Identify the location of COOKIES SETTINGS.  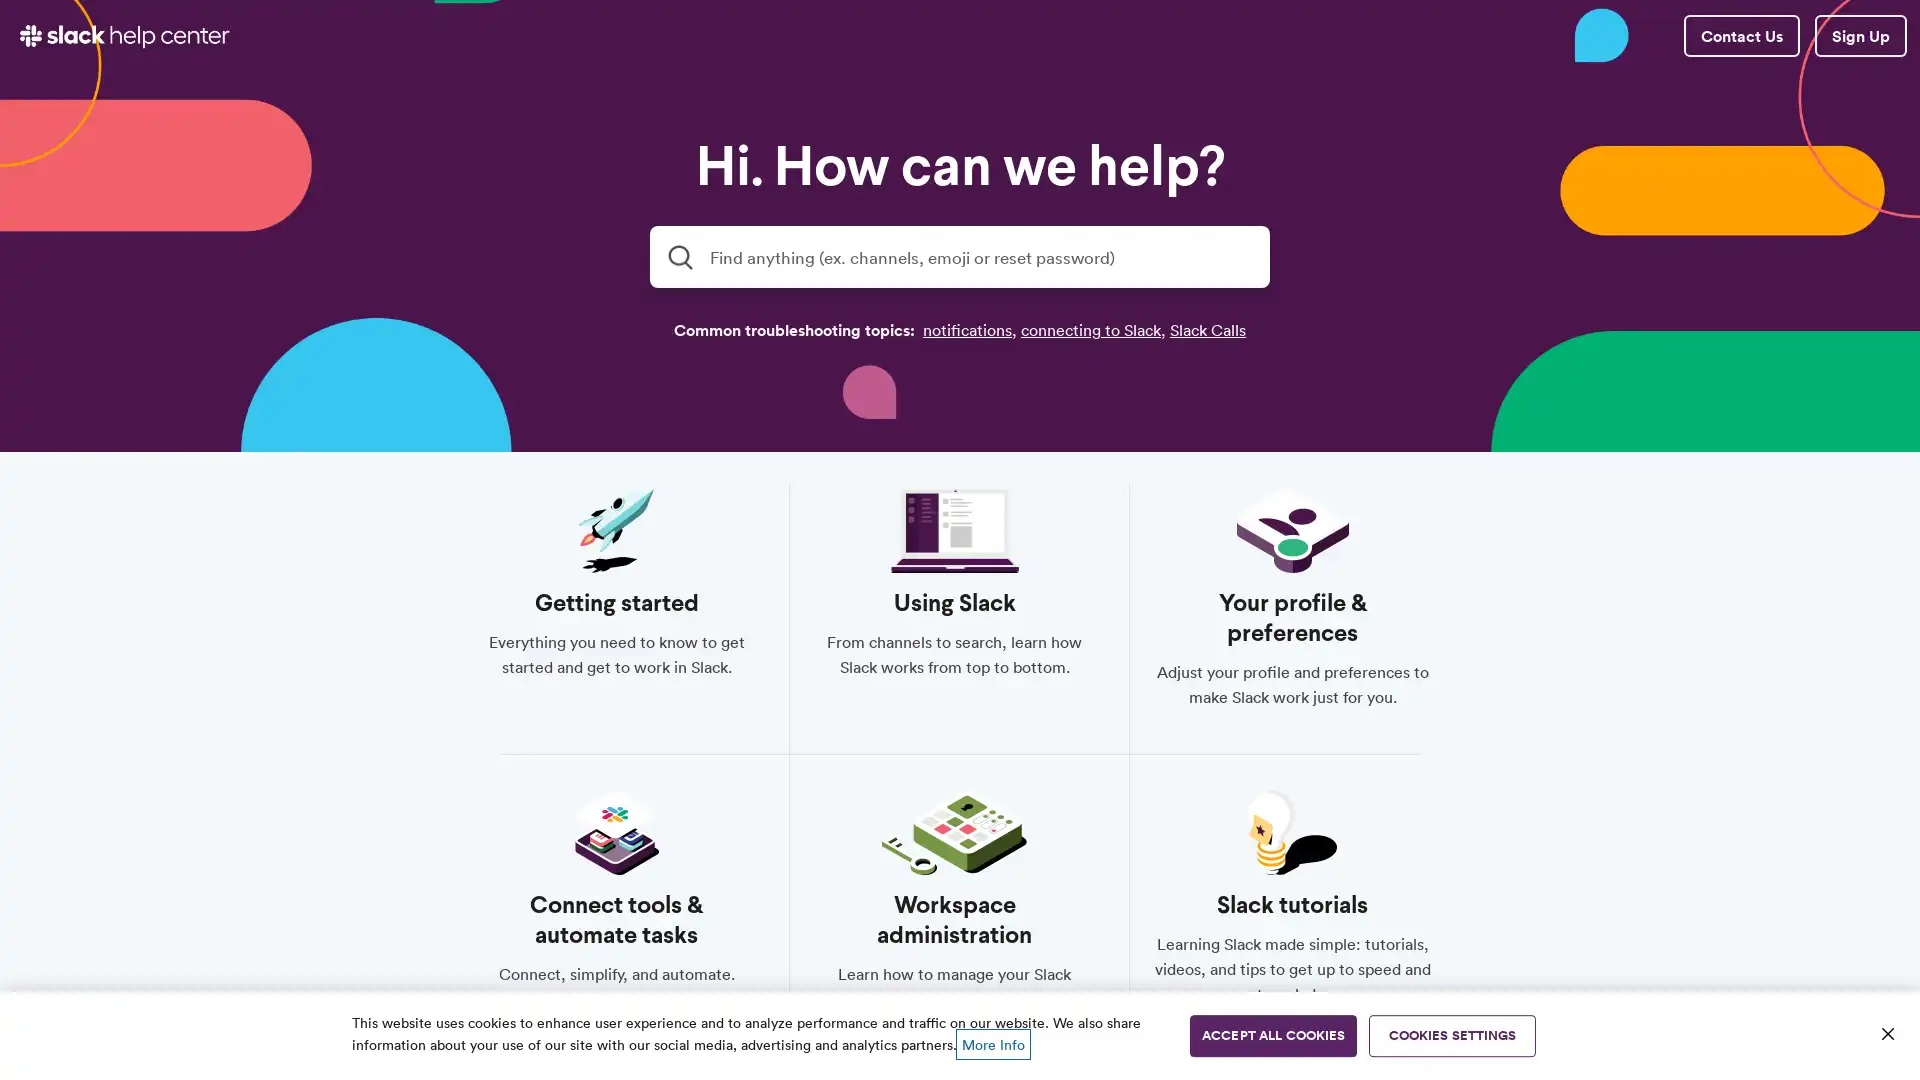
(1452, 1035).